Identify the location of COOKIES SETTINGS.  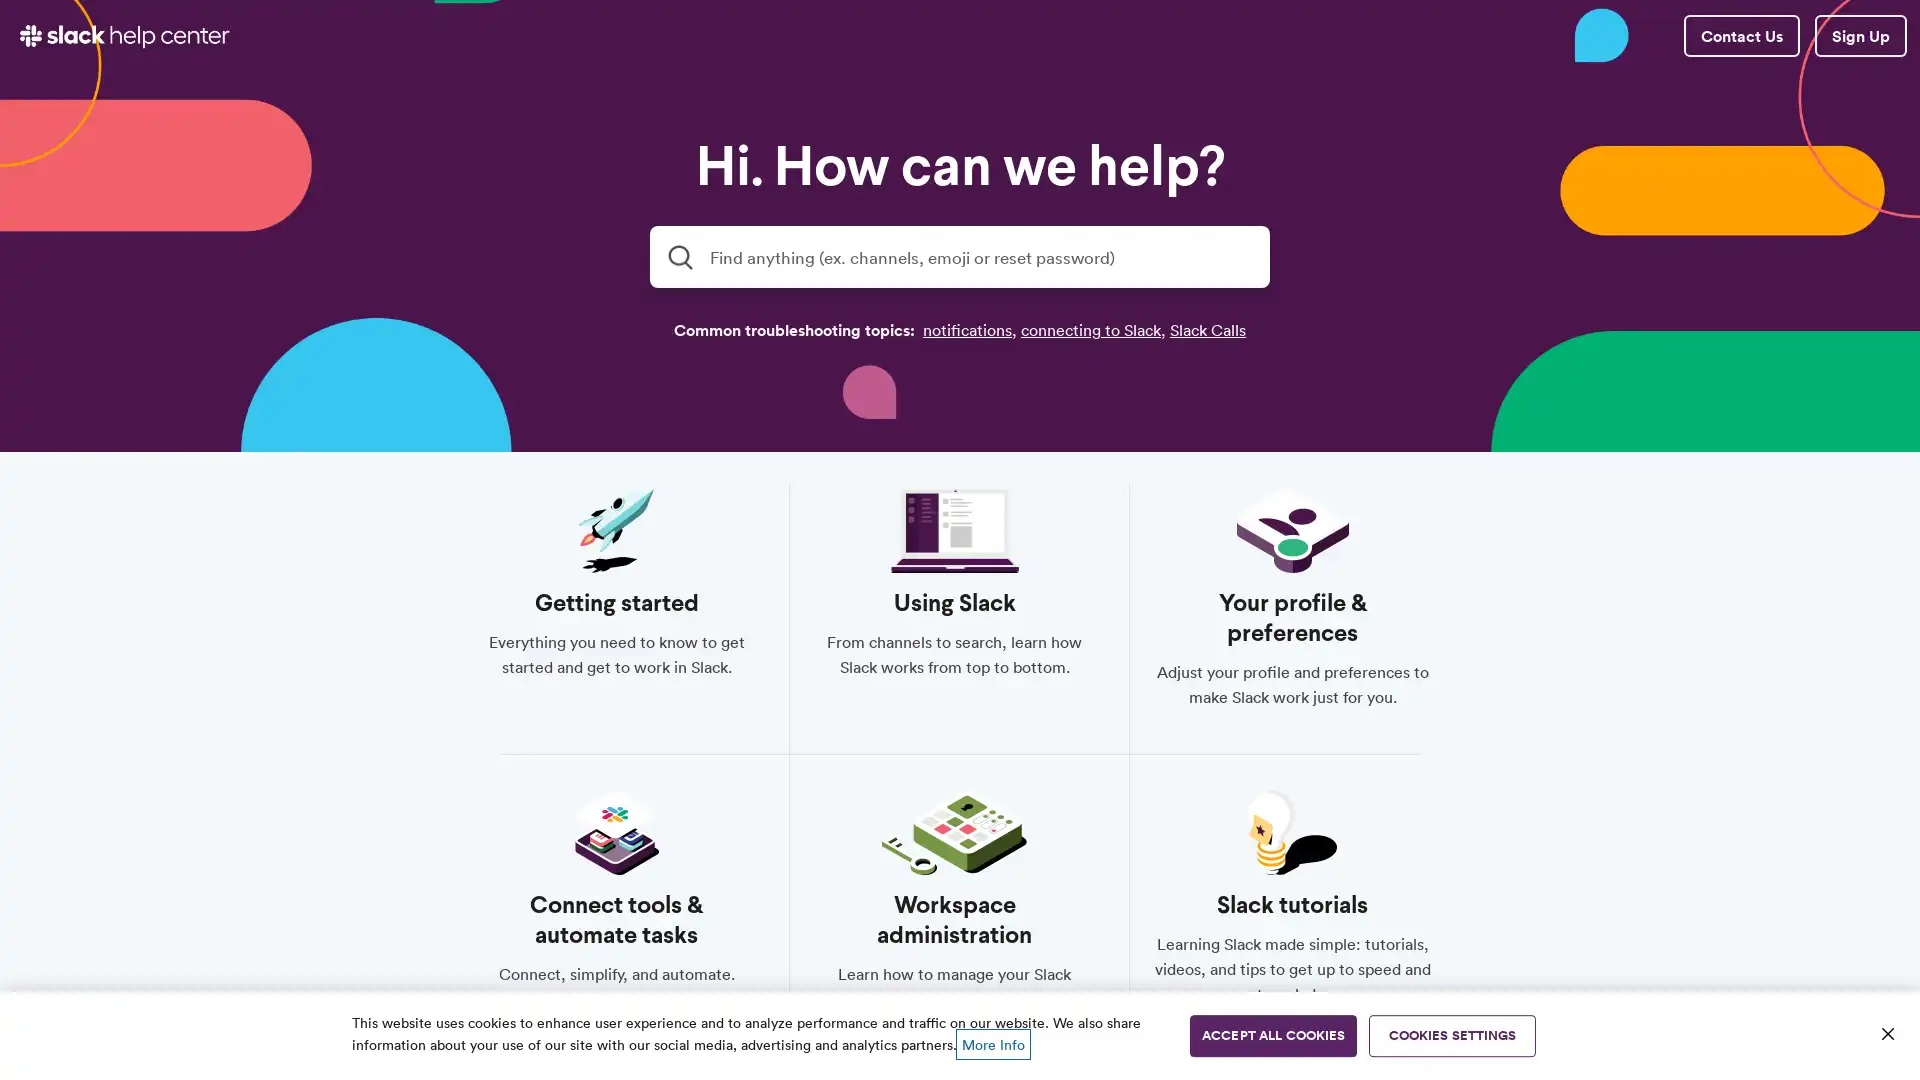
(1452, 1035).